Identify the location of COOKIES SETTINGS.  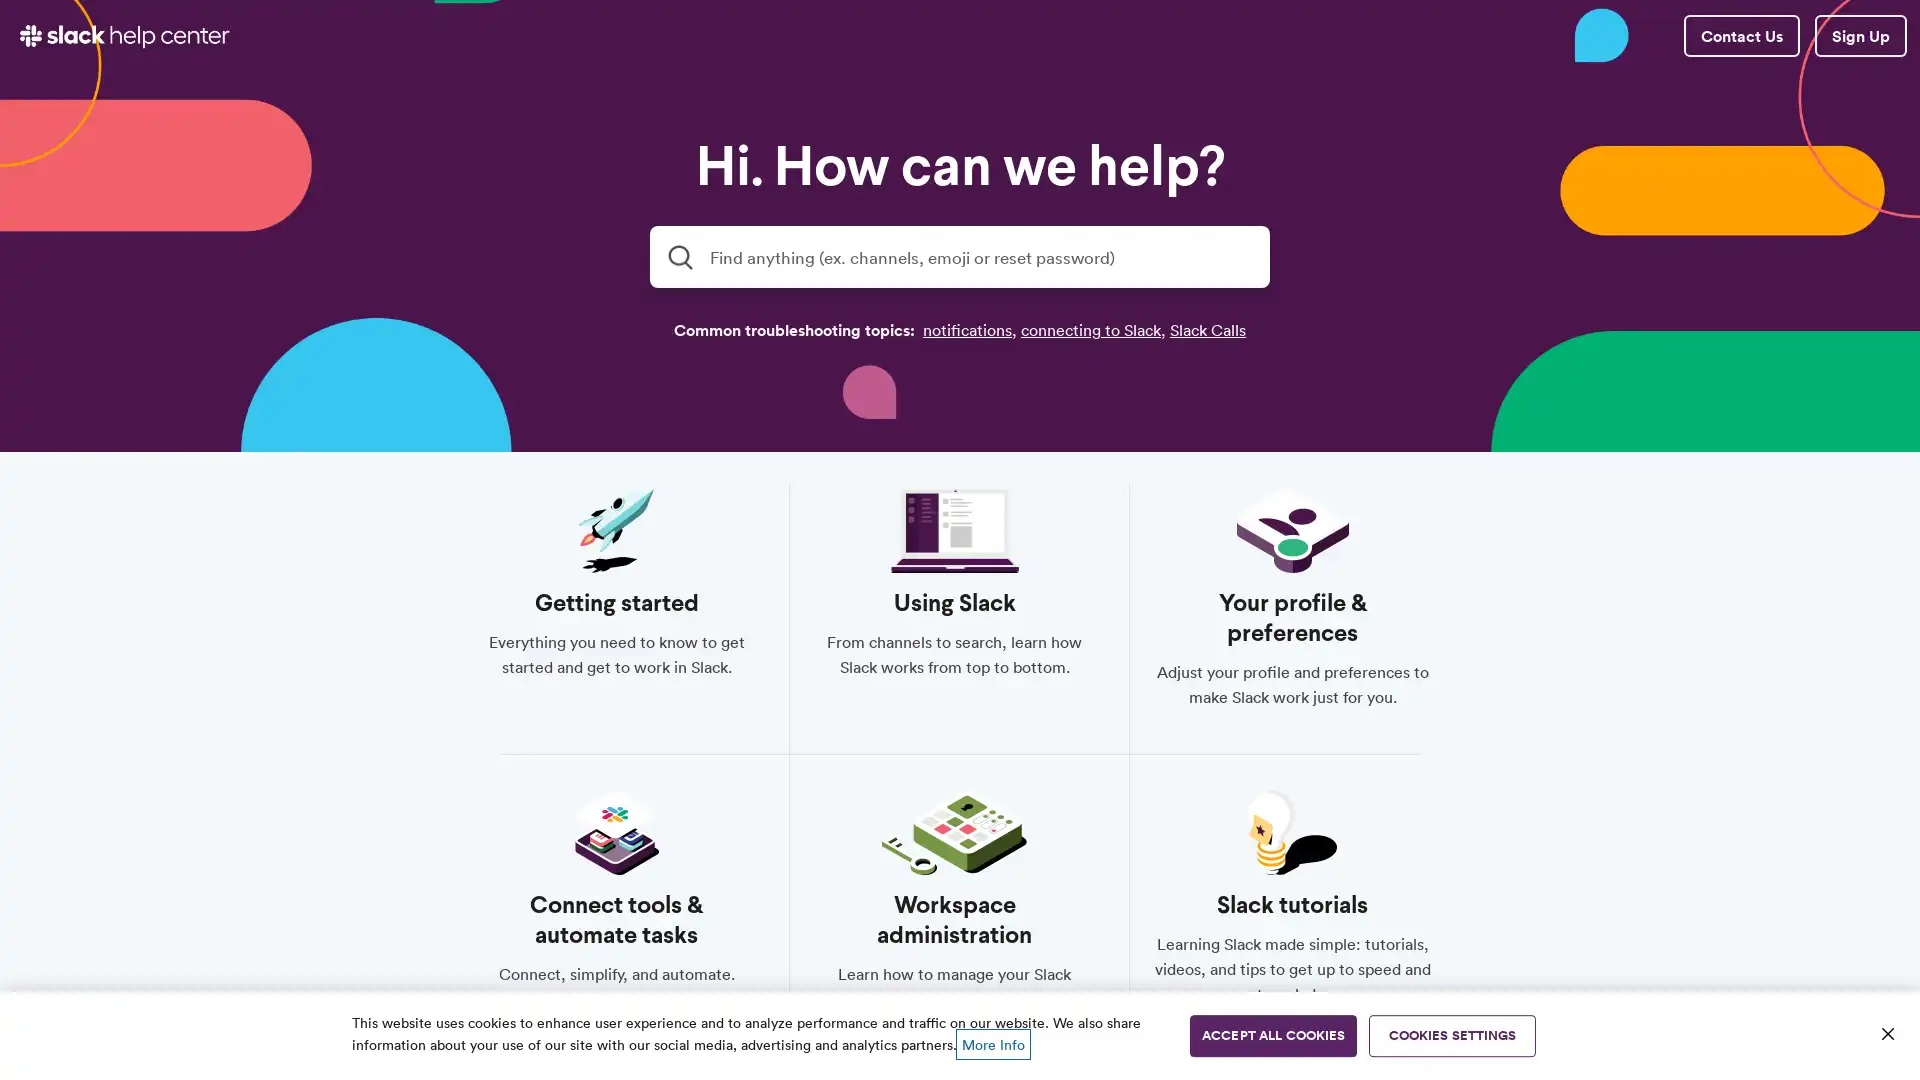
(1452, 1035).